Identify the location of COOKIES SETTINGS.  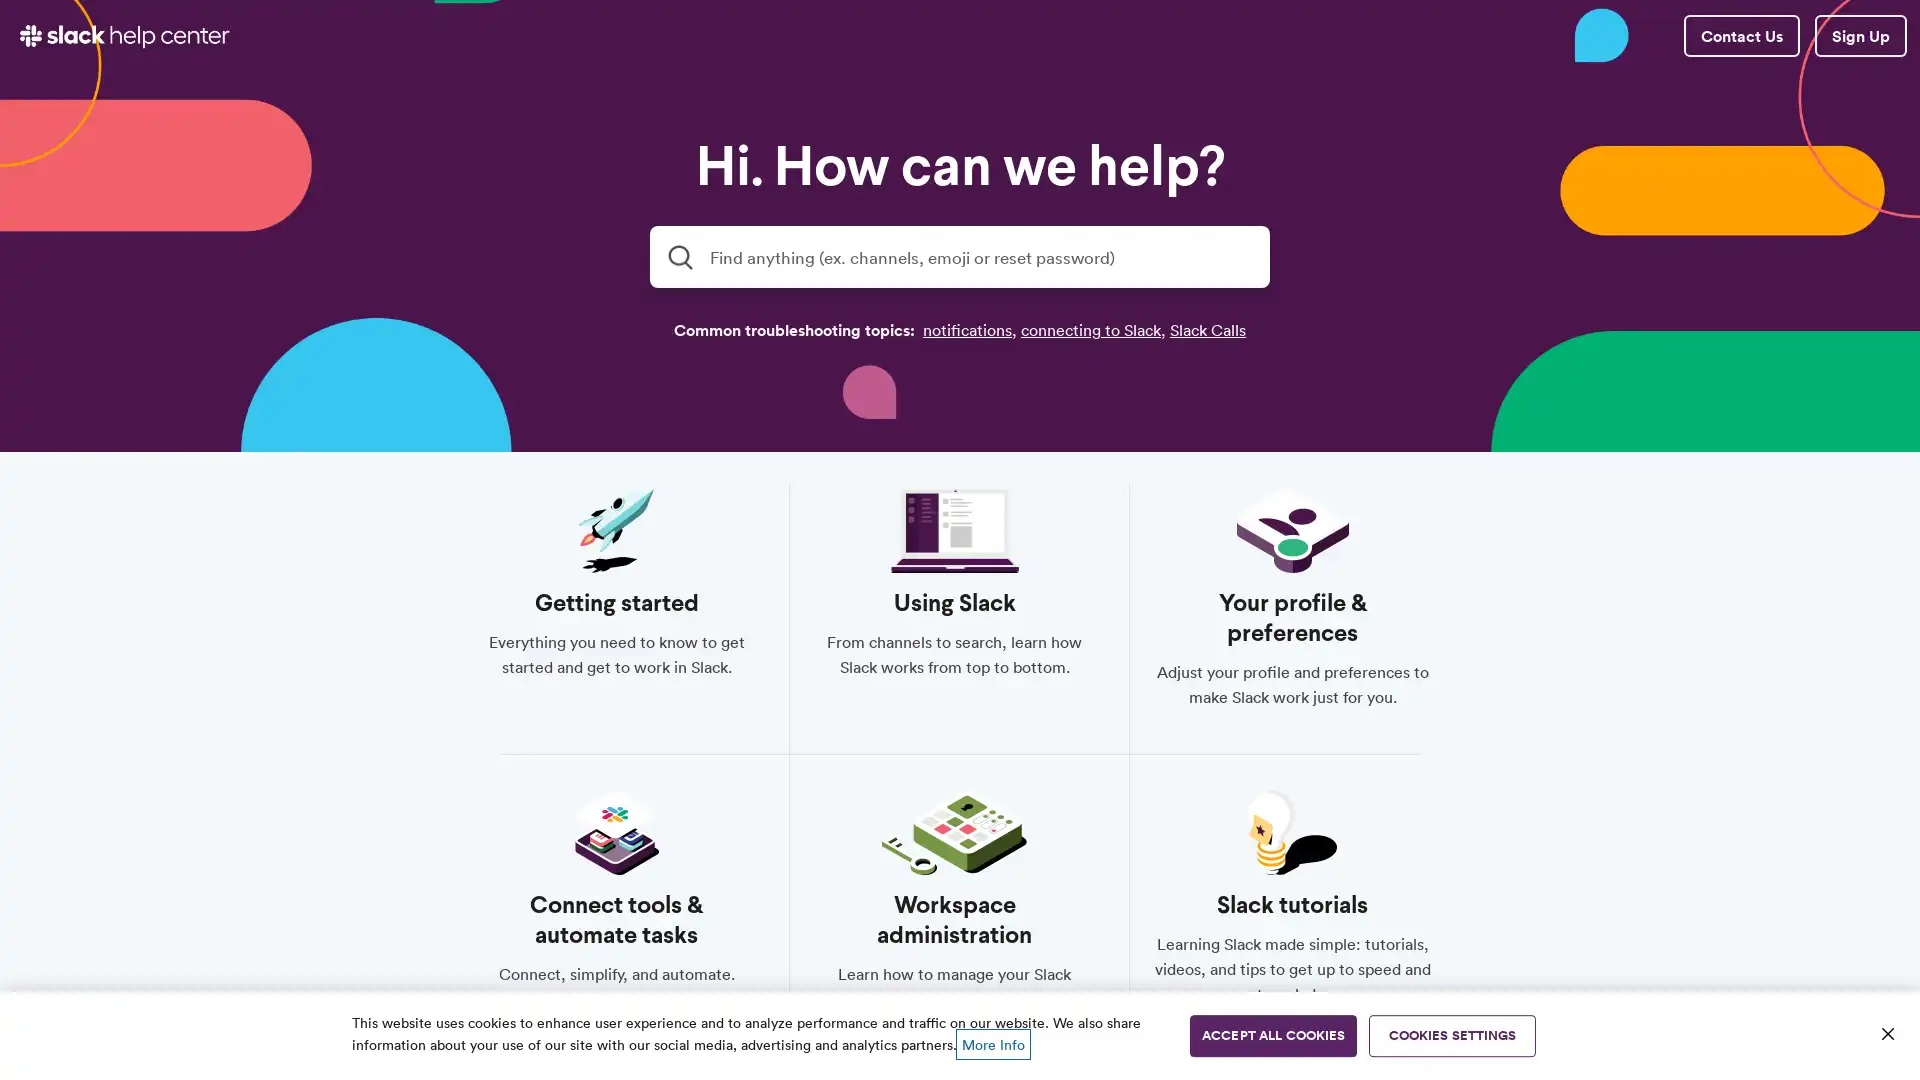
(1452, 1035).